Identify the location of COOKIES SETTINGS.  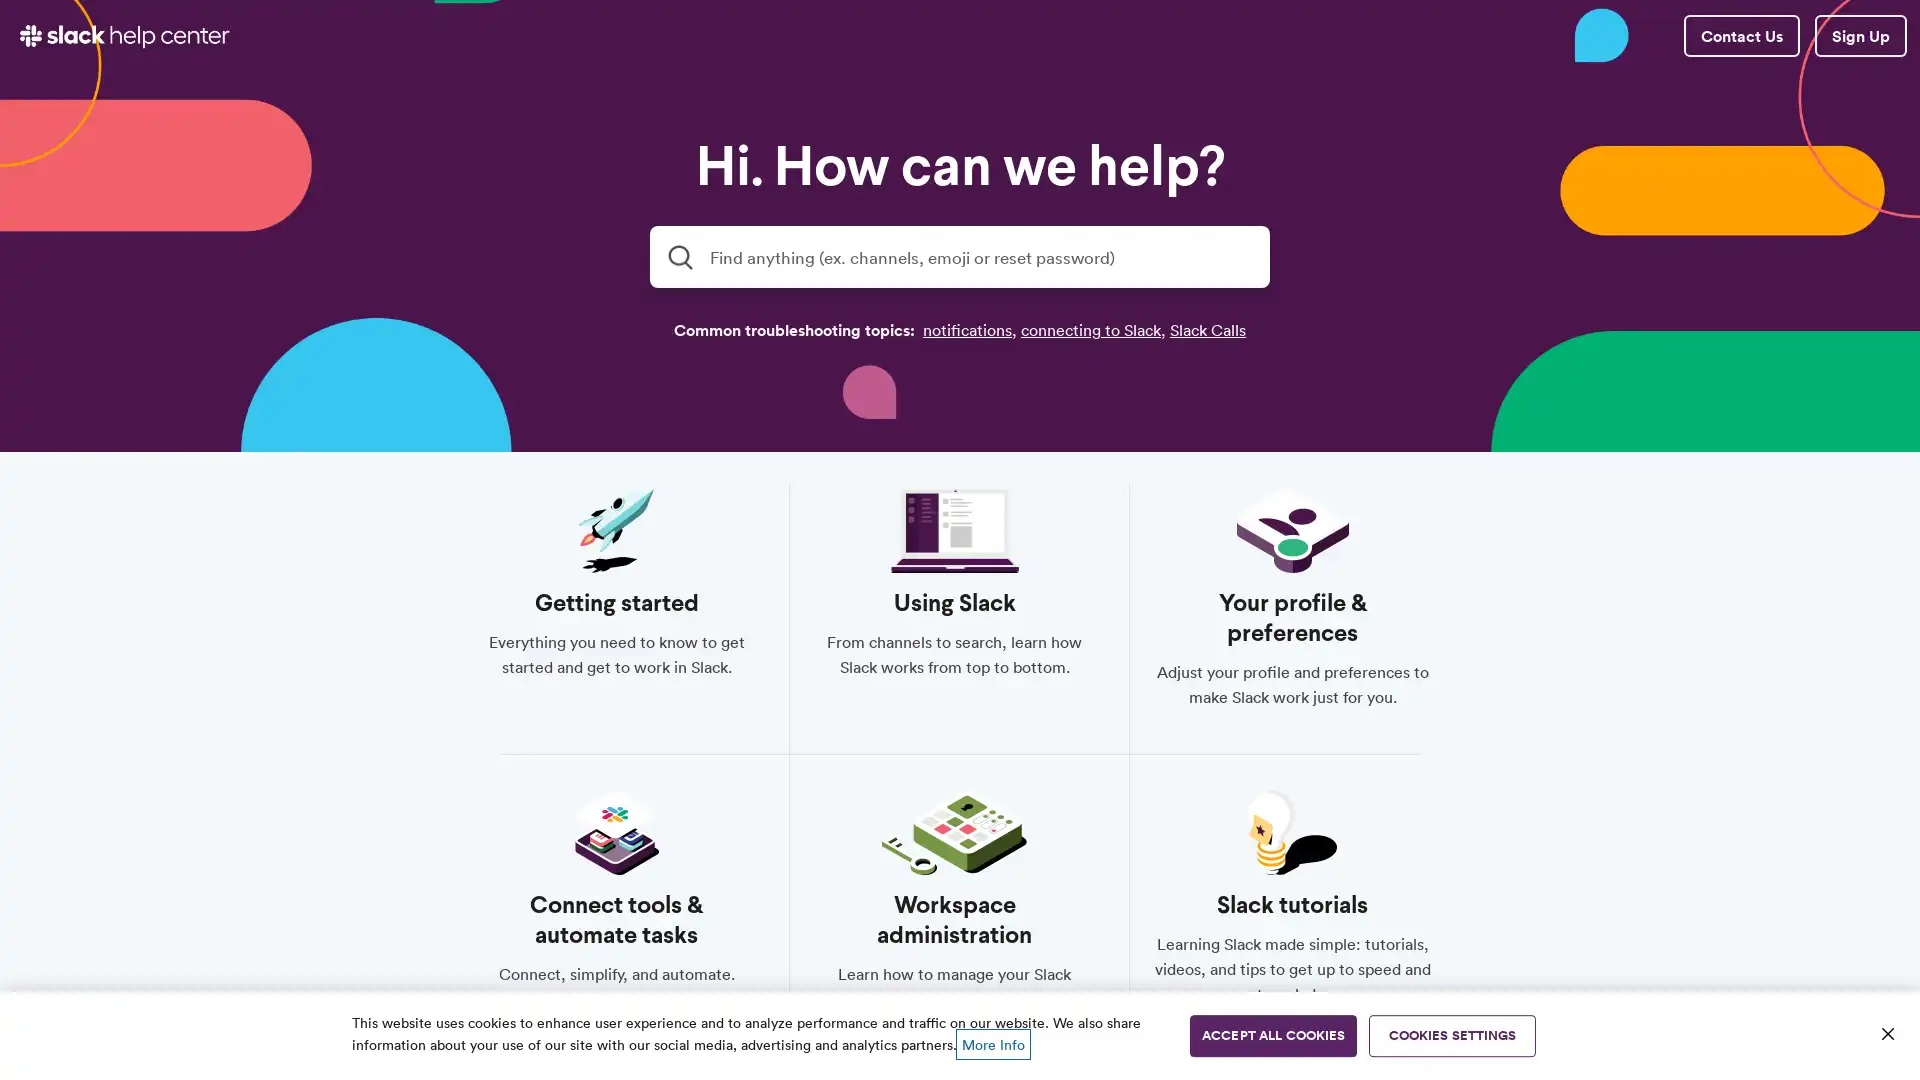
(1452, 1035).